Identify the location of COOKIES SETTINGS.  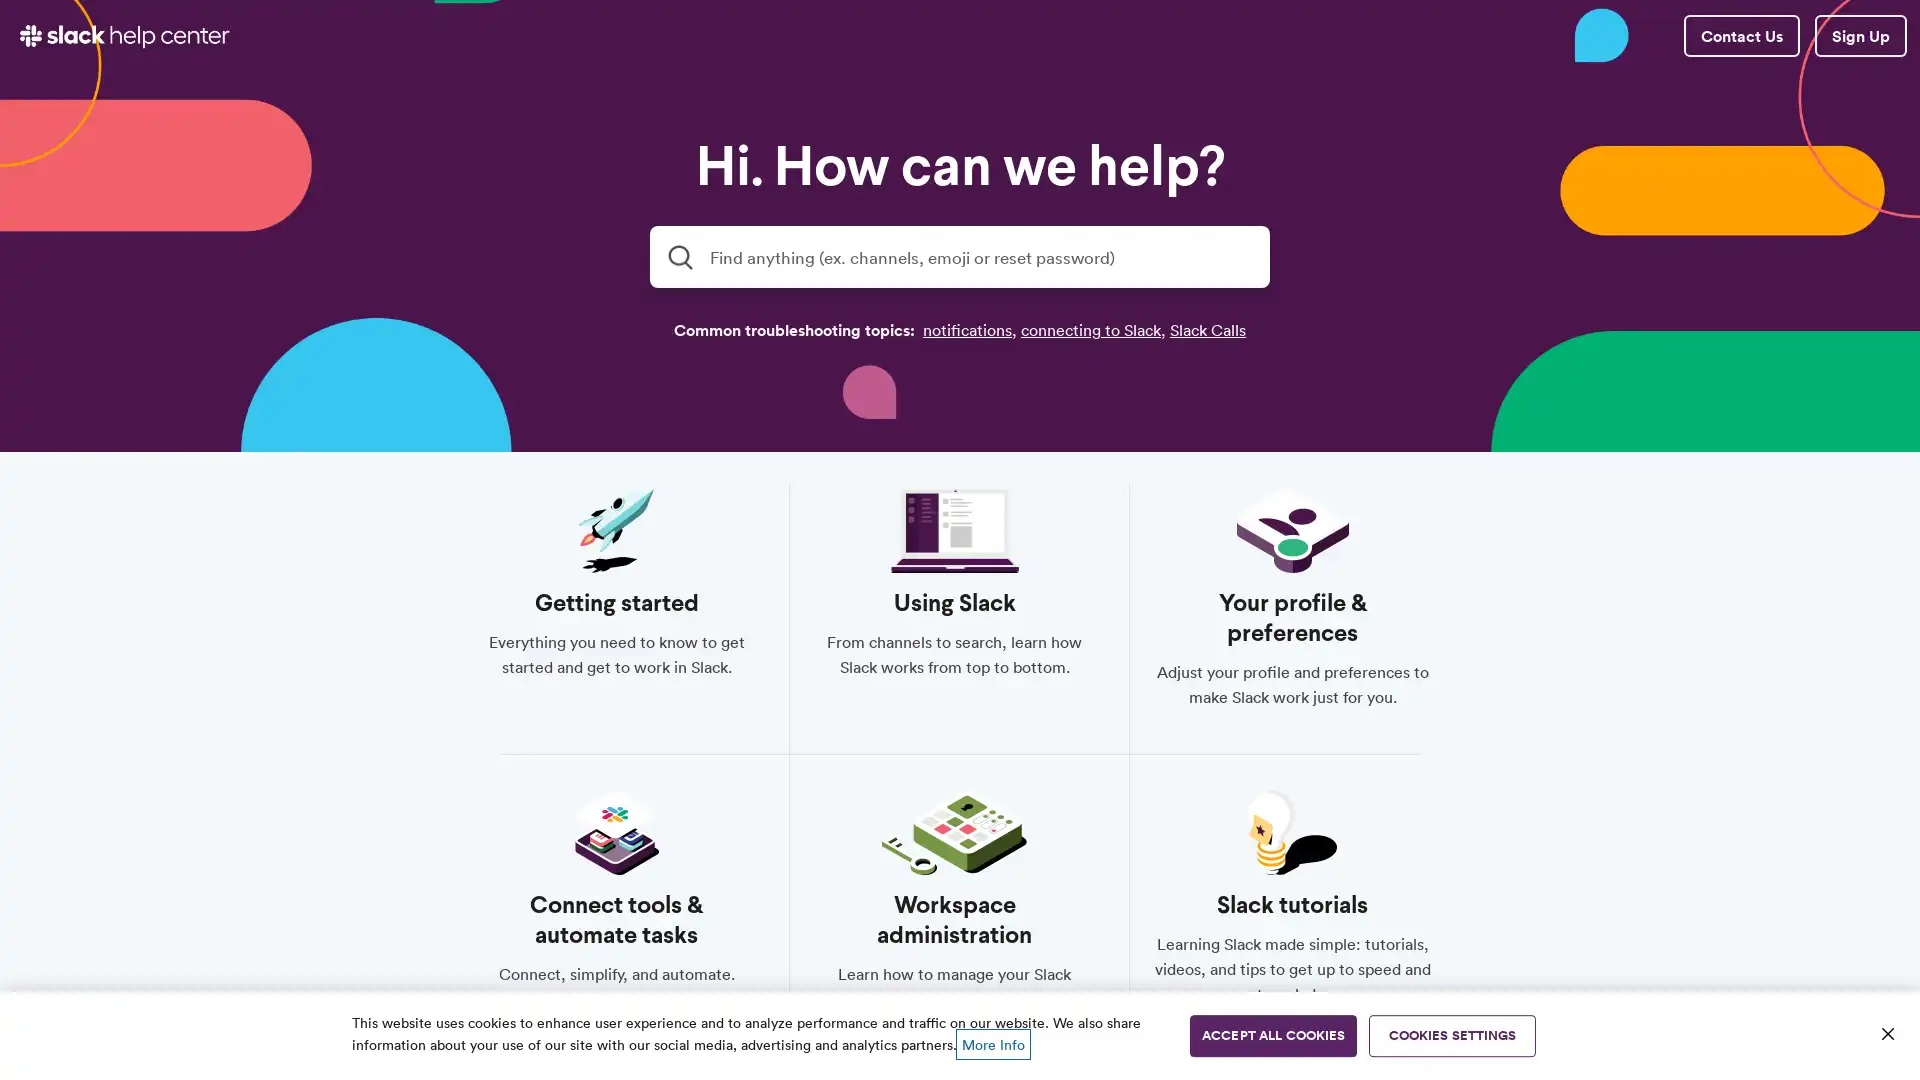
(1452, 1035).